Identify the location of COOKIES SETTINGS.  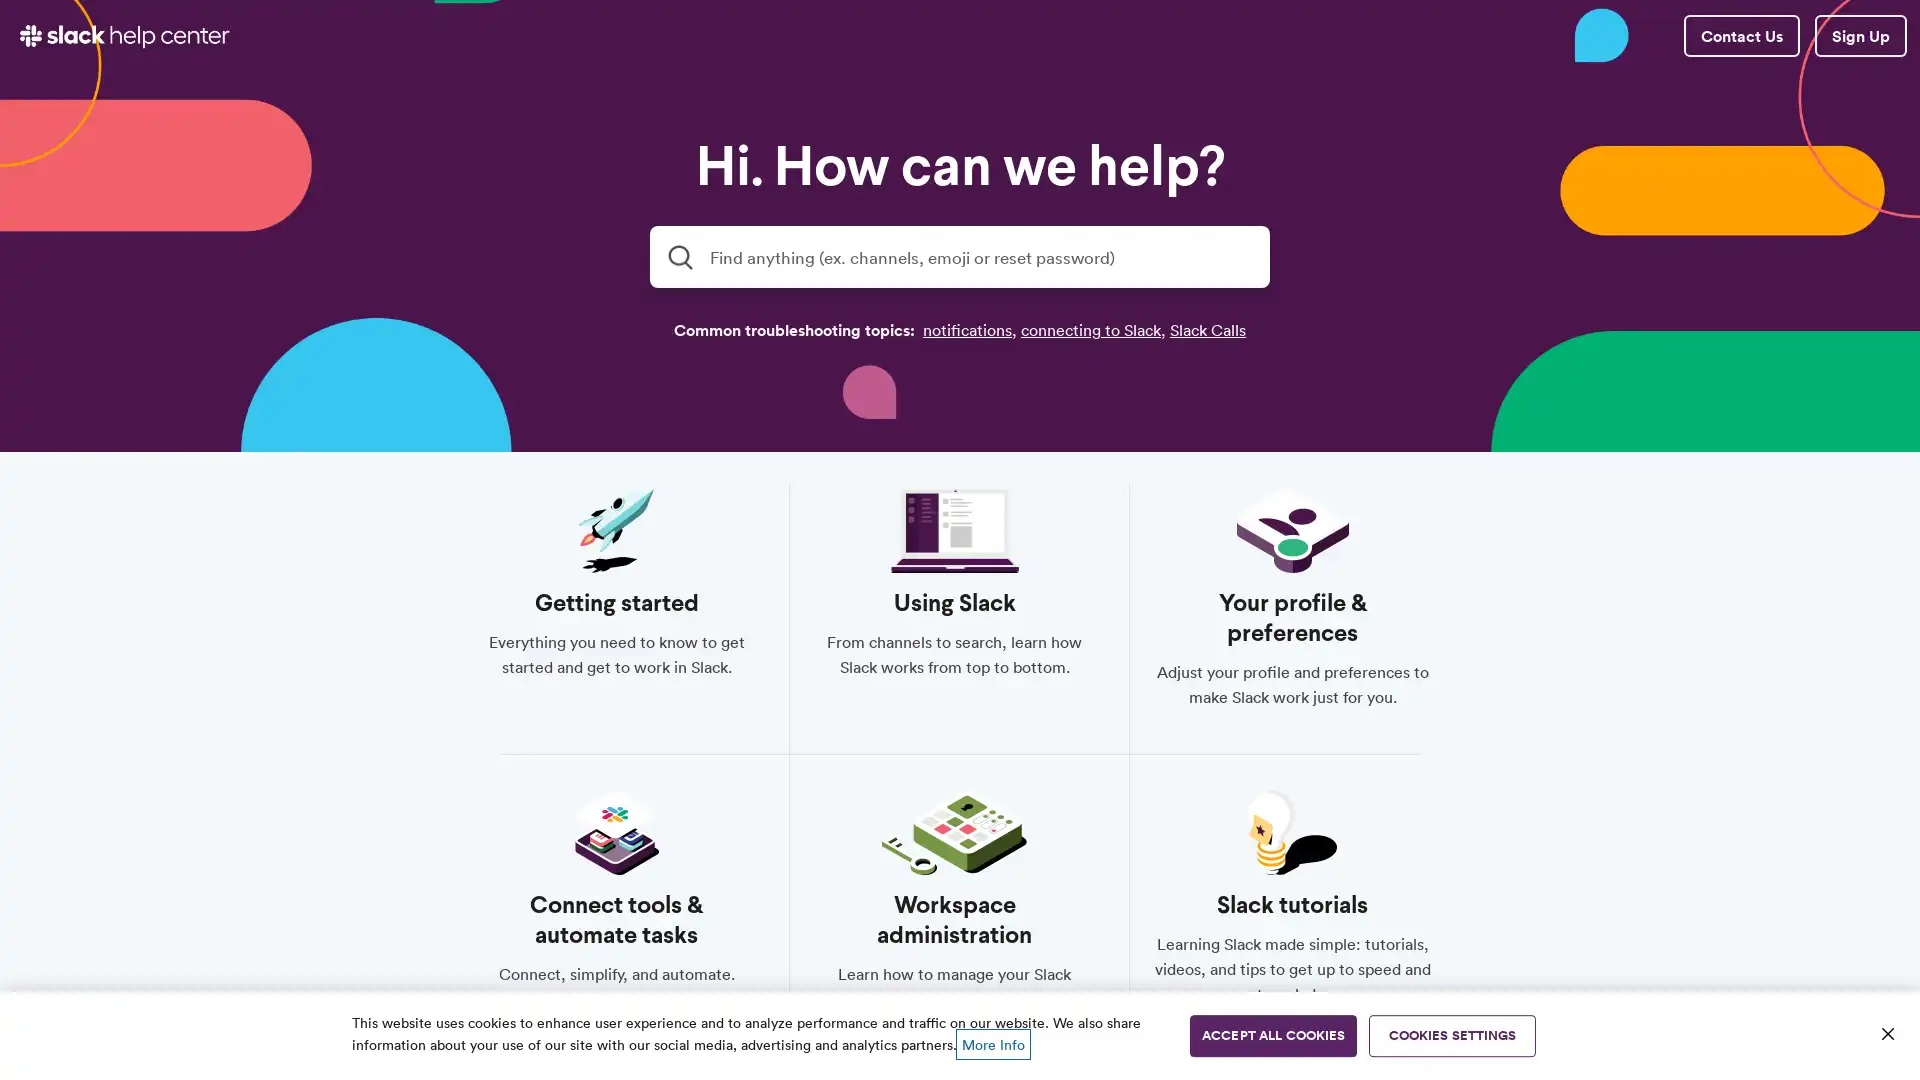
(1452, 1035).